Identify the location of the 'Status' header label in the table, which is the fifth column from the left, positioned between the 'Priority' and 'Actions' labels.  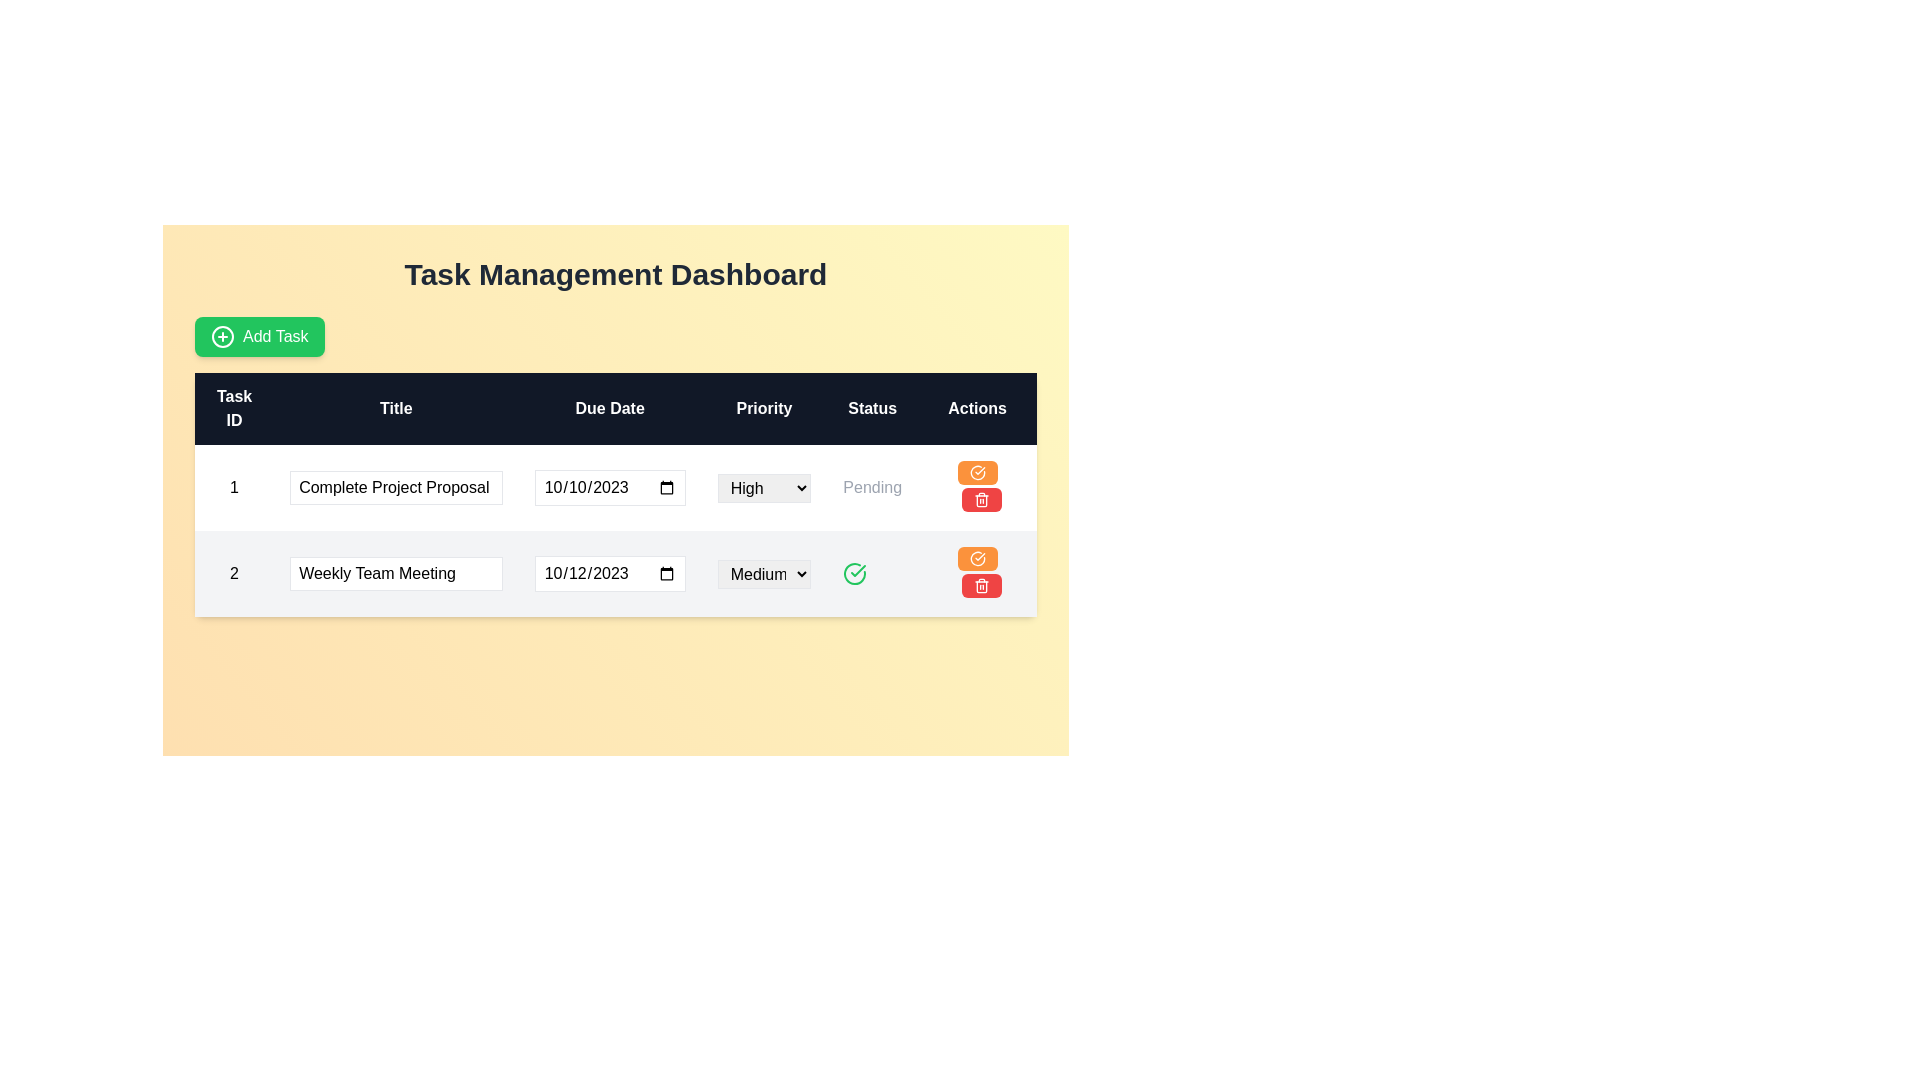
(872, 407).